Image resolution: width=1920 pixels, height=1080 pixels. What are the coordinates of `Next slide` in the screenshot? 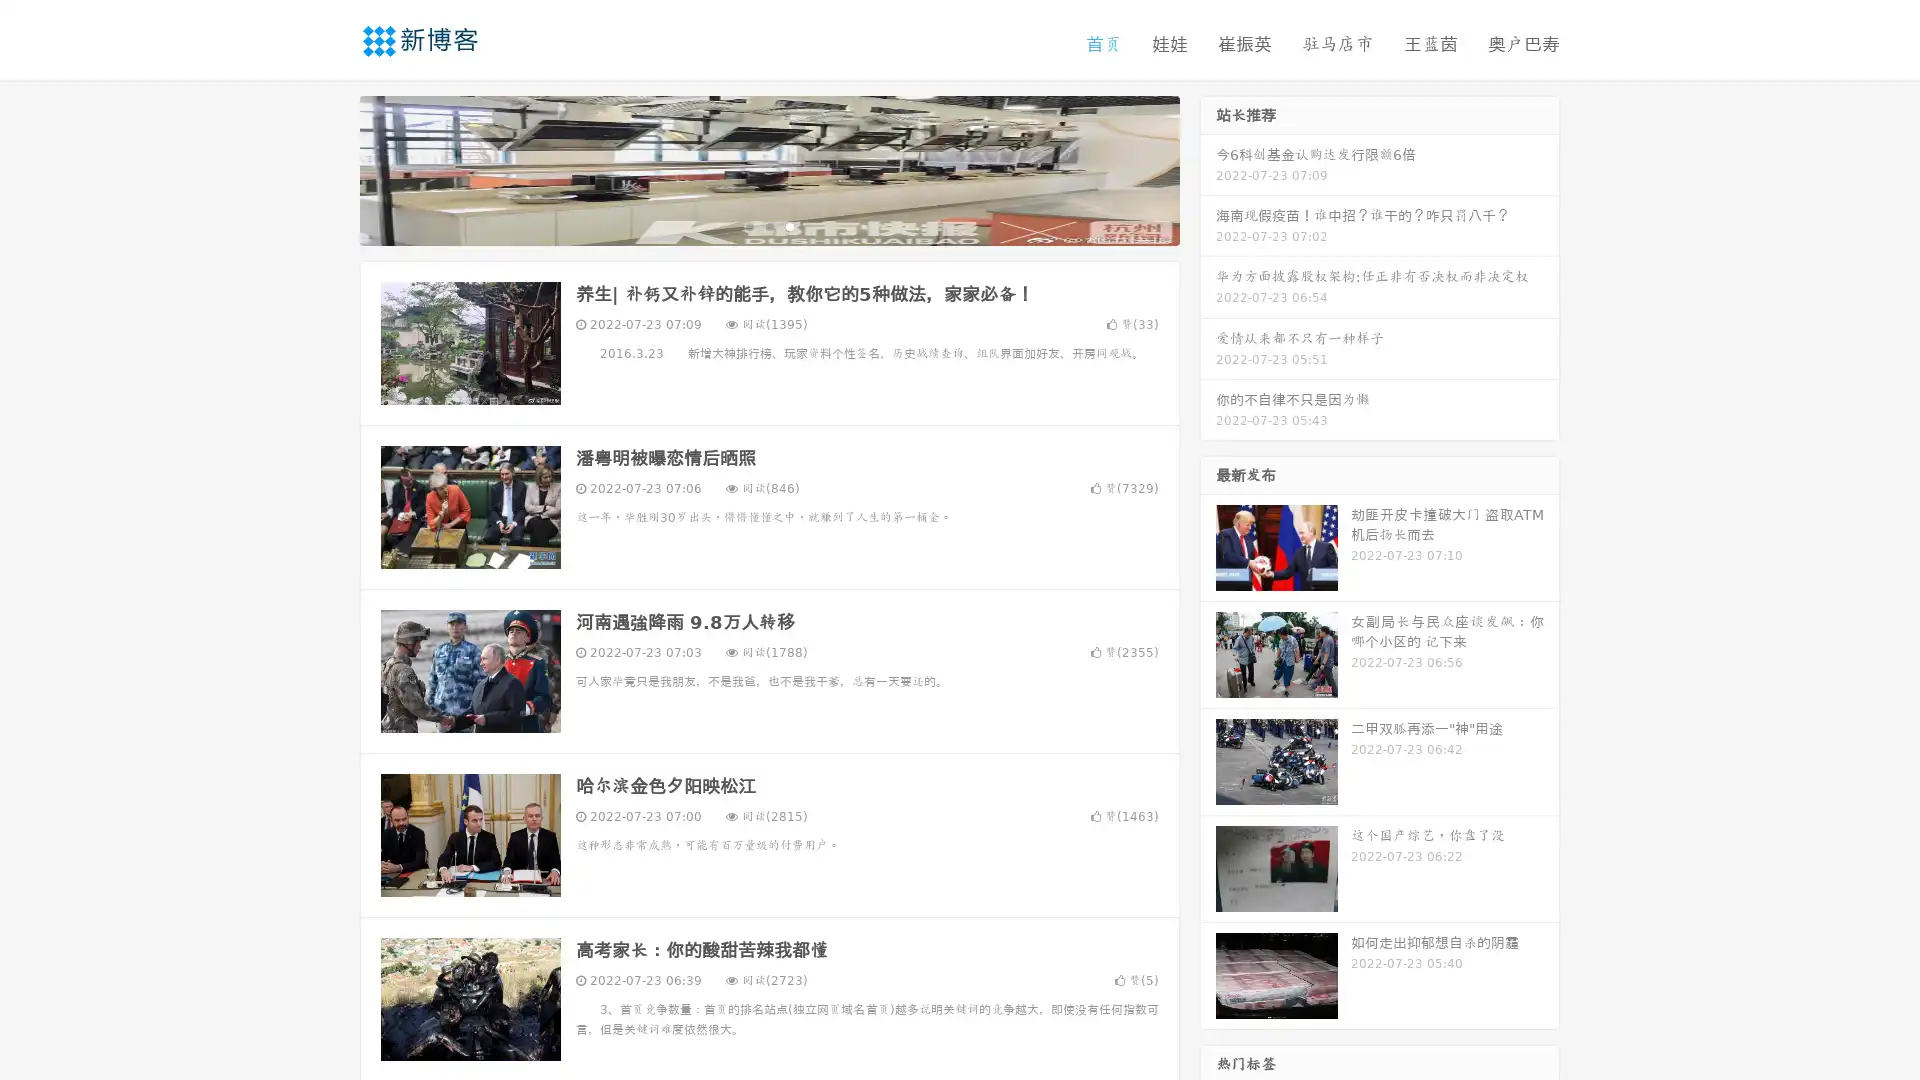 It's located at (1208, 168).